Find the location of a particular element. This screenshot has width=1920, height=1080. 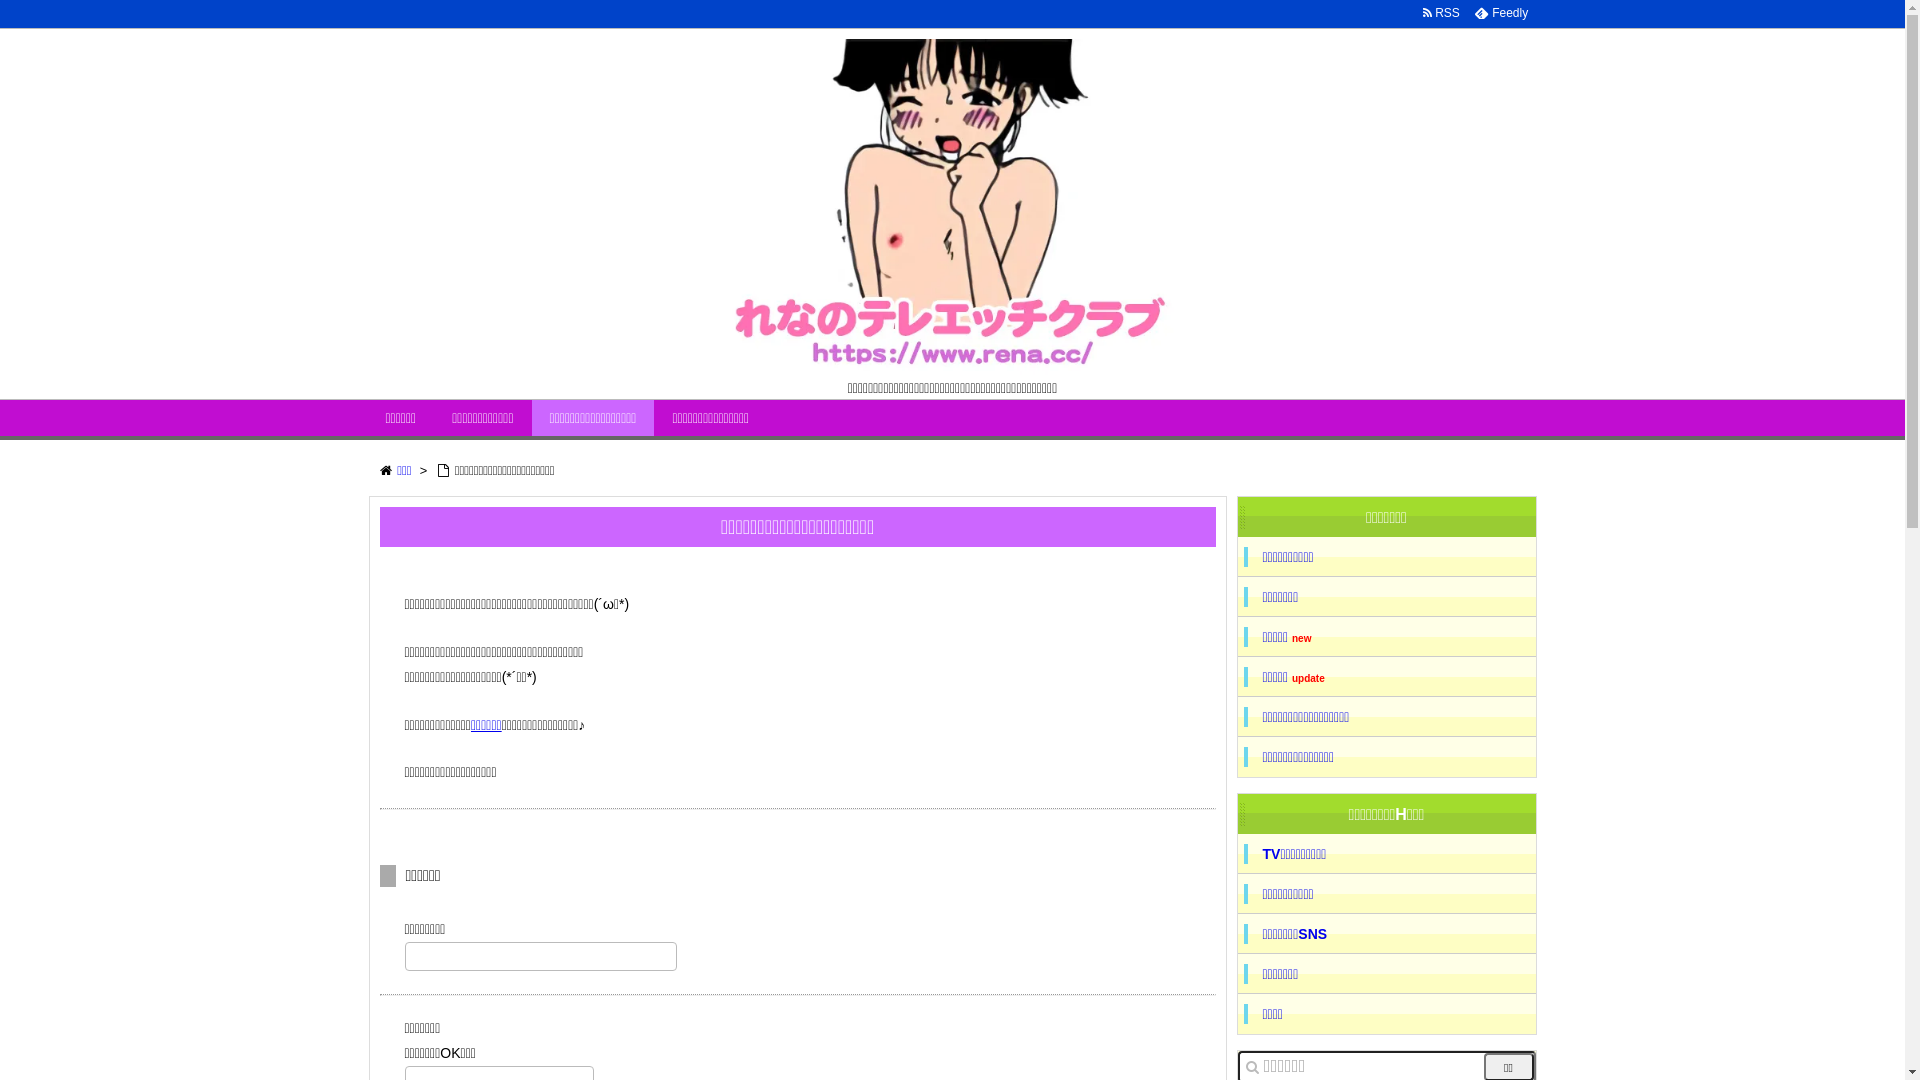

'  Feedly ' is located at coordinates (1501, 12).